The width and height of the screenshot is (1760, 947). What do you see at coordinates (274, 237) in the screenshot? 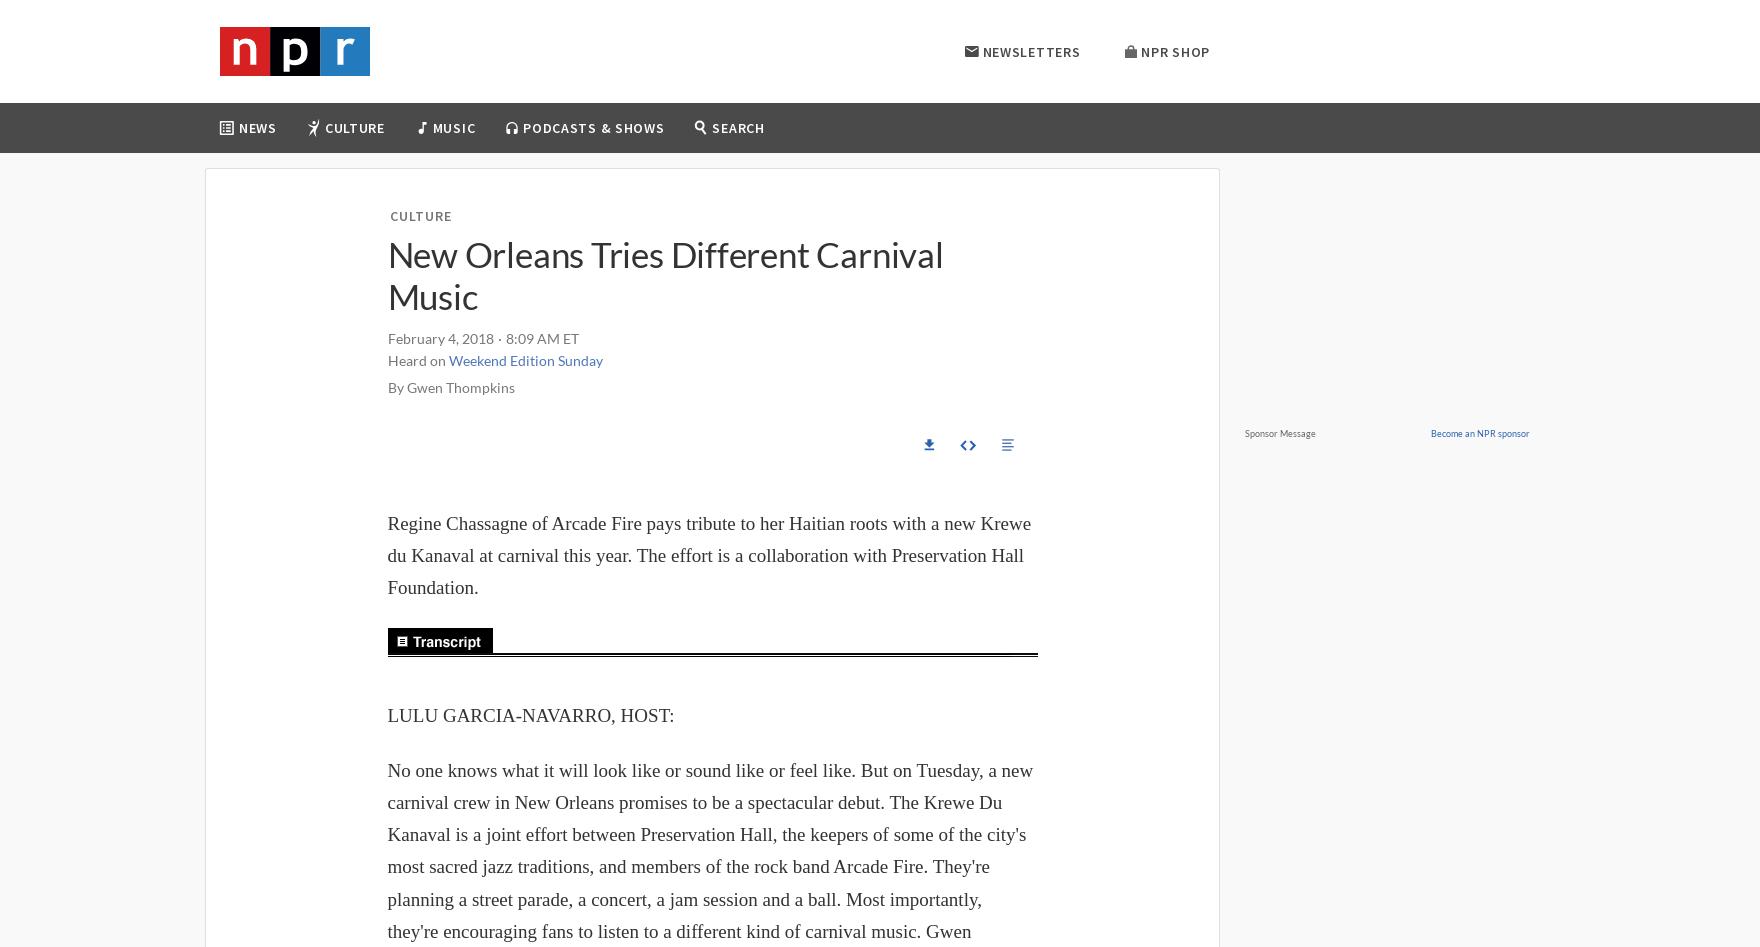
I see `'Politics'` at bounding box center [274, 237].